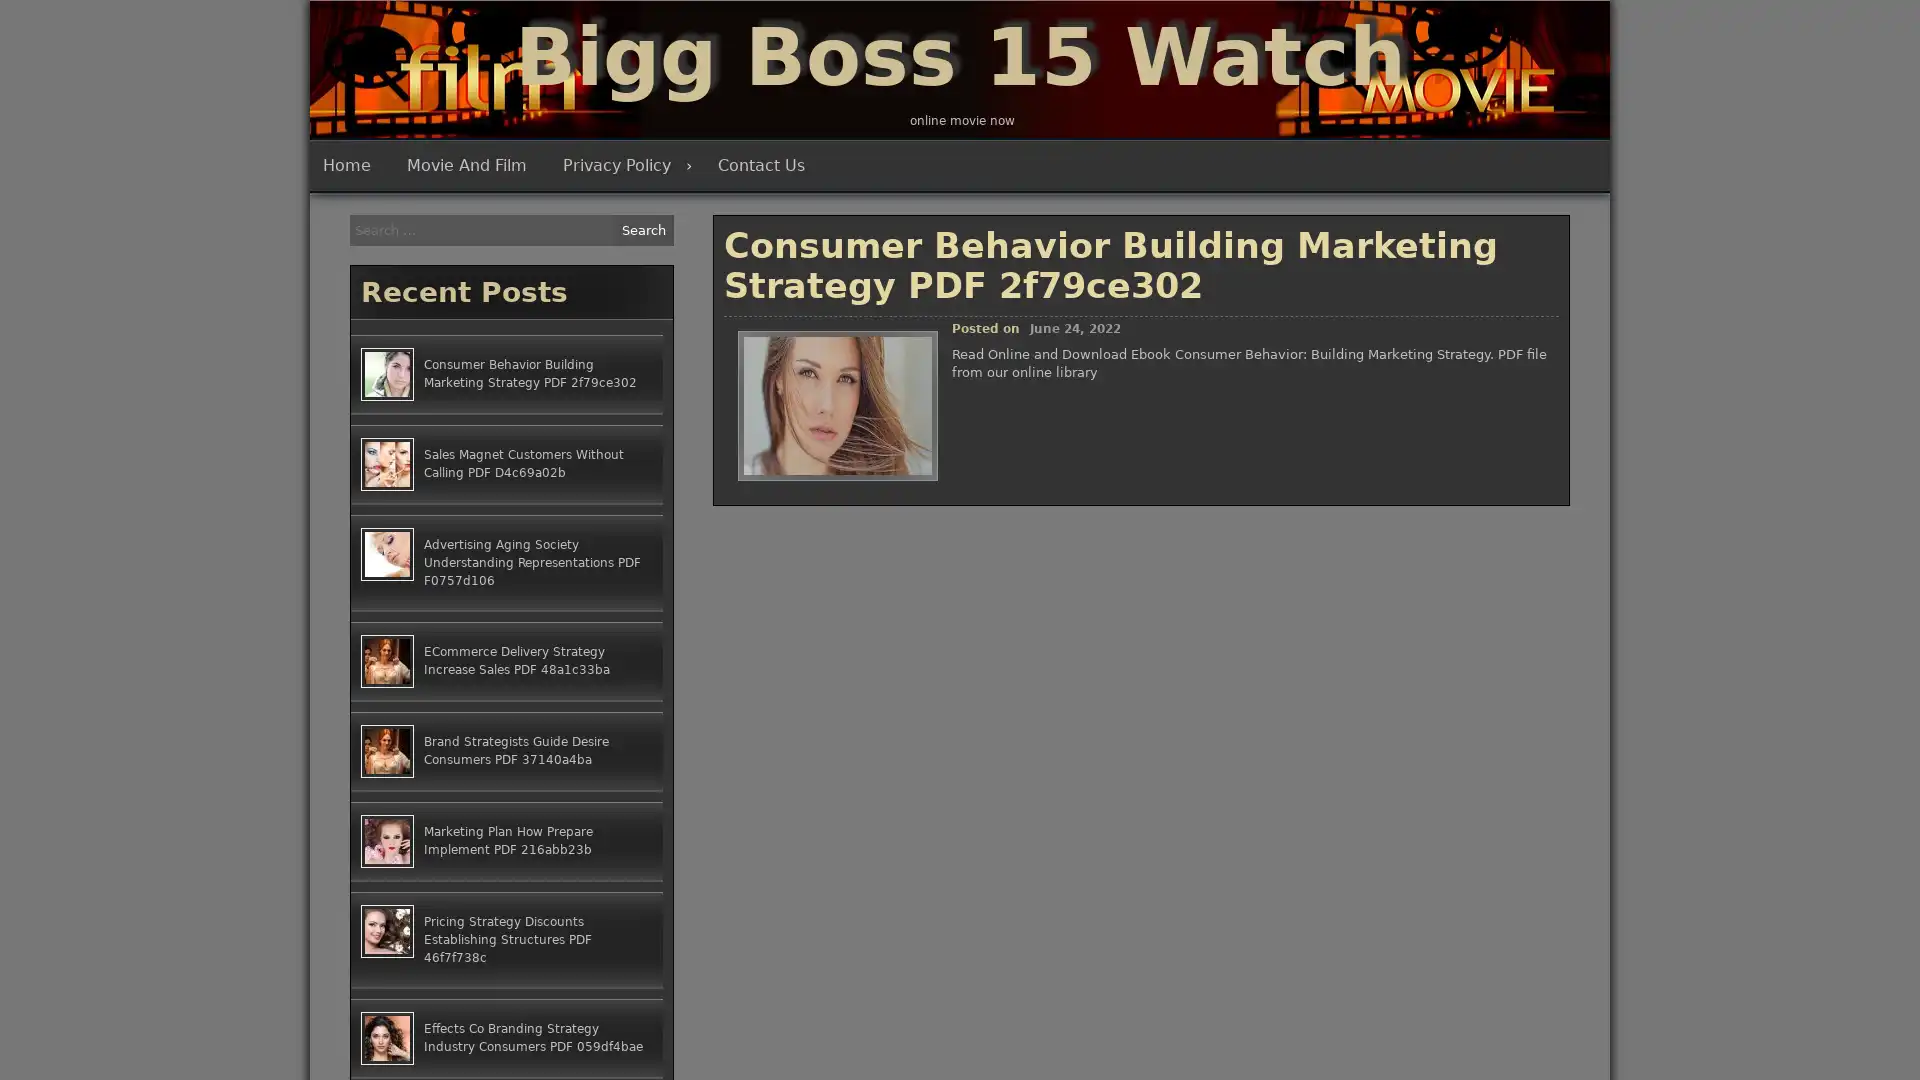 The width and height of the screenshot is (1920, 1080). I want to click on Search, so click(643, 229).